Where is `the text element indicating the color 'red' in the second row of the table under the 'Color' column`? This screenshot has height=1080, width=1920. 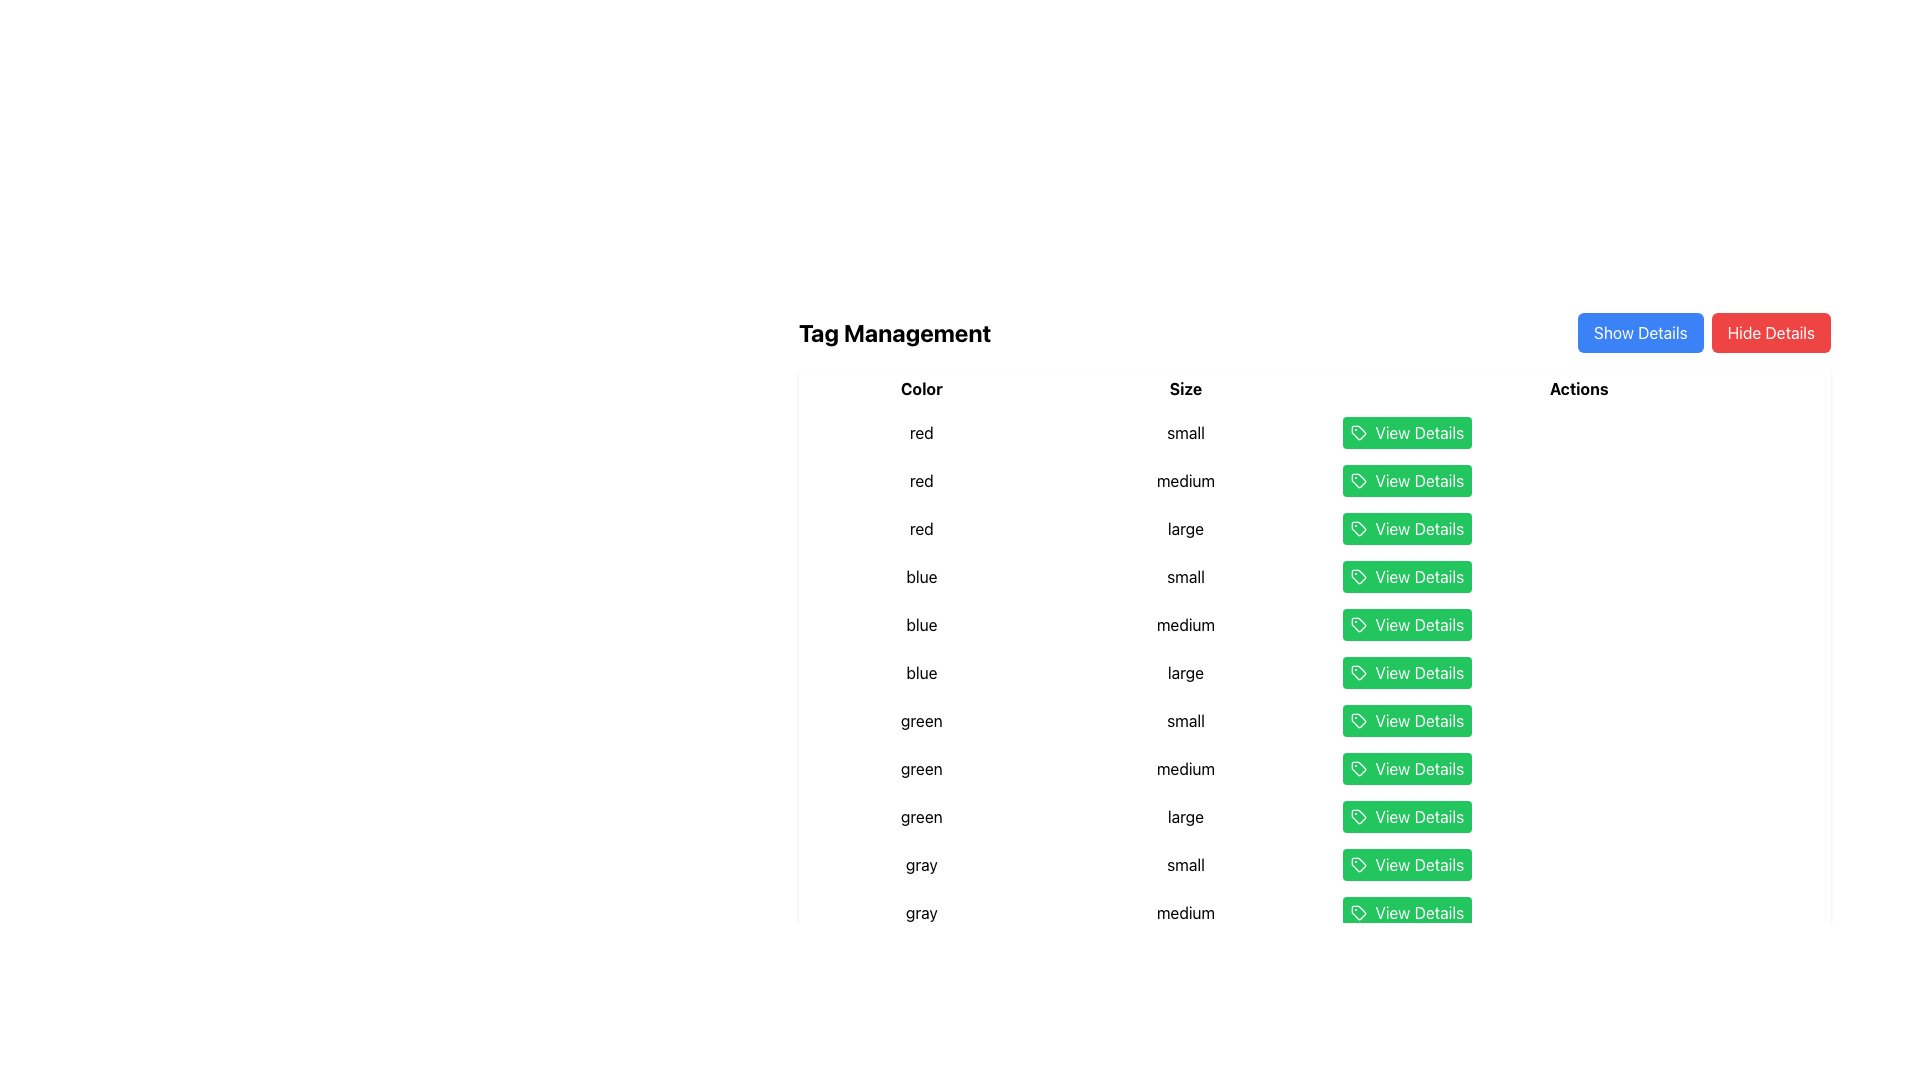
the text element indicating the color 'red' in the second row of the table under the 'Color' column is located at coordinates (920, 481).